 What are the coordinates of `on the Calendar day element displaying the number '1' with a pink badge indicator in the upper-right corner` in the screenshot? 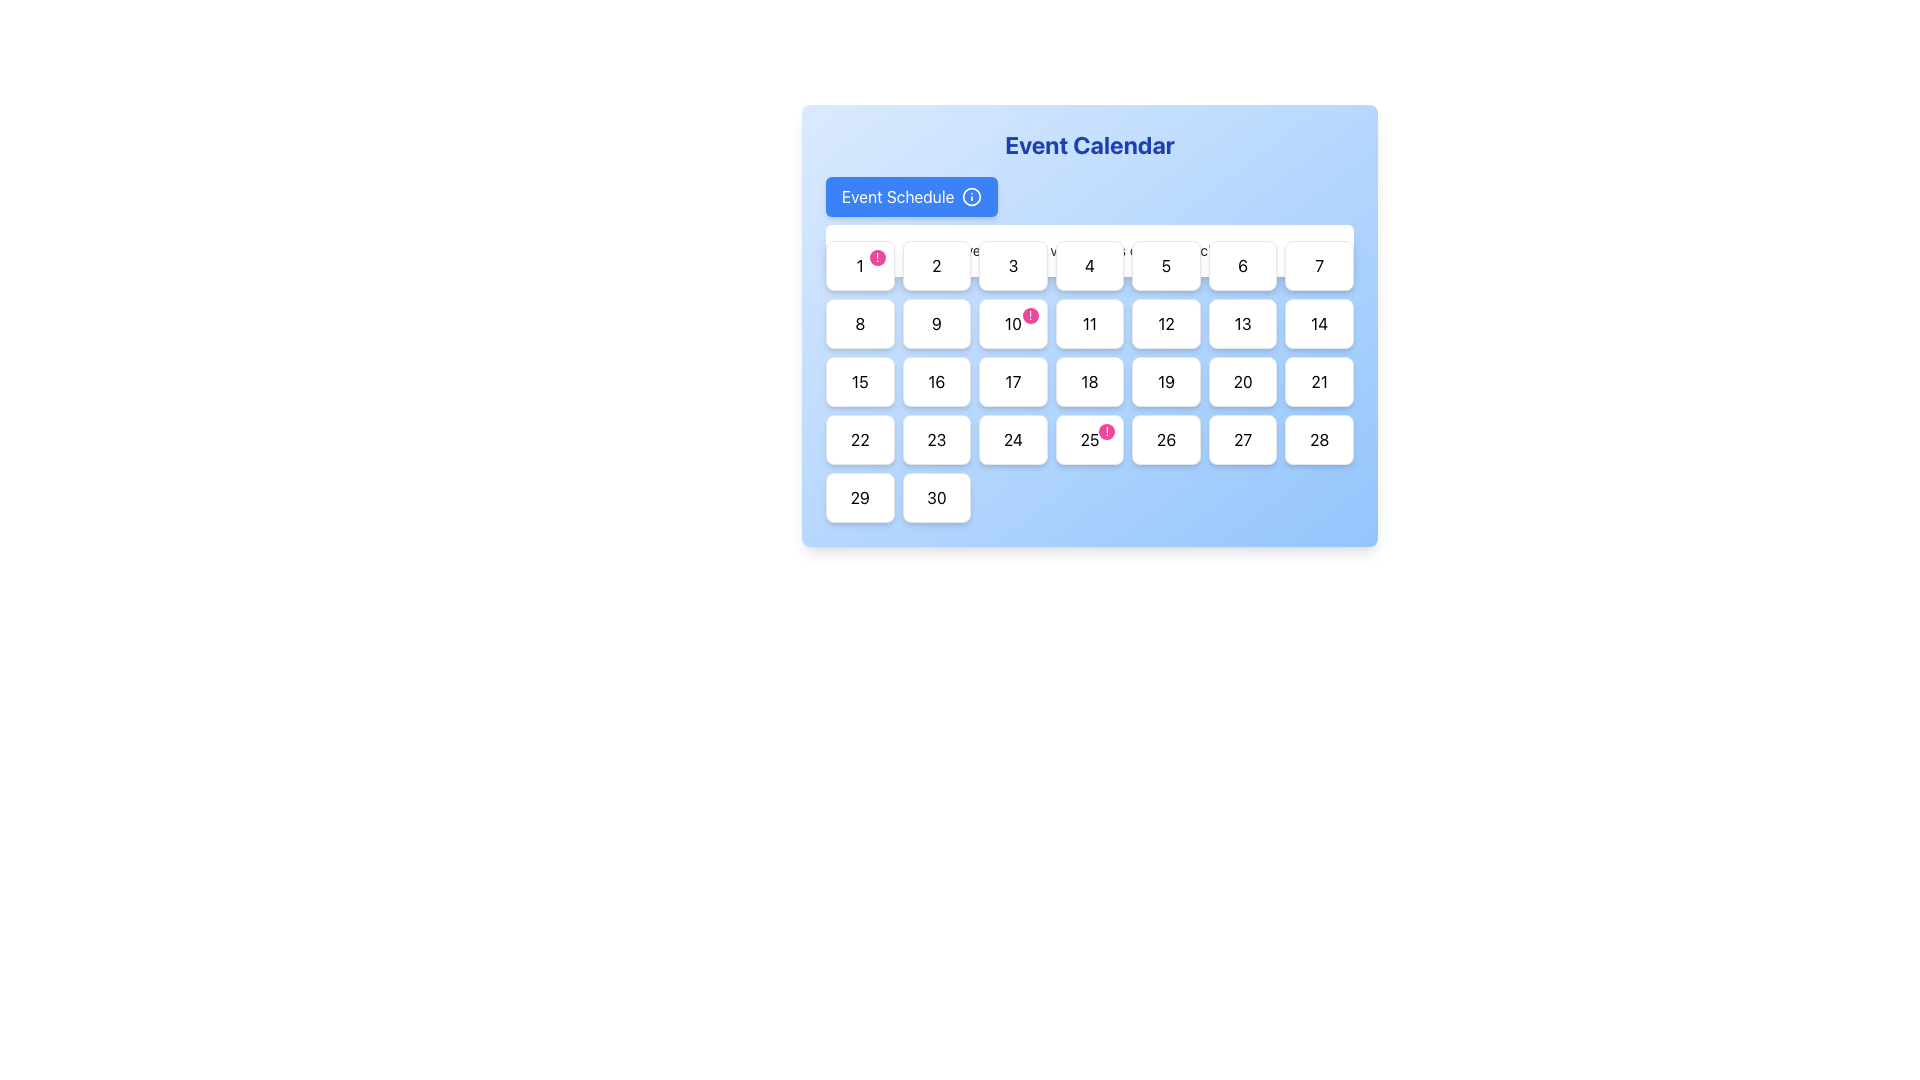 It's located at (860, 265).